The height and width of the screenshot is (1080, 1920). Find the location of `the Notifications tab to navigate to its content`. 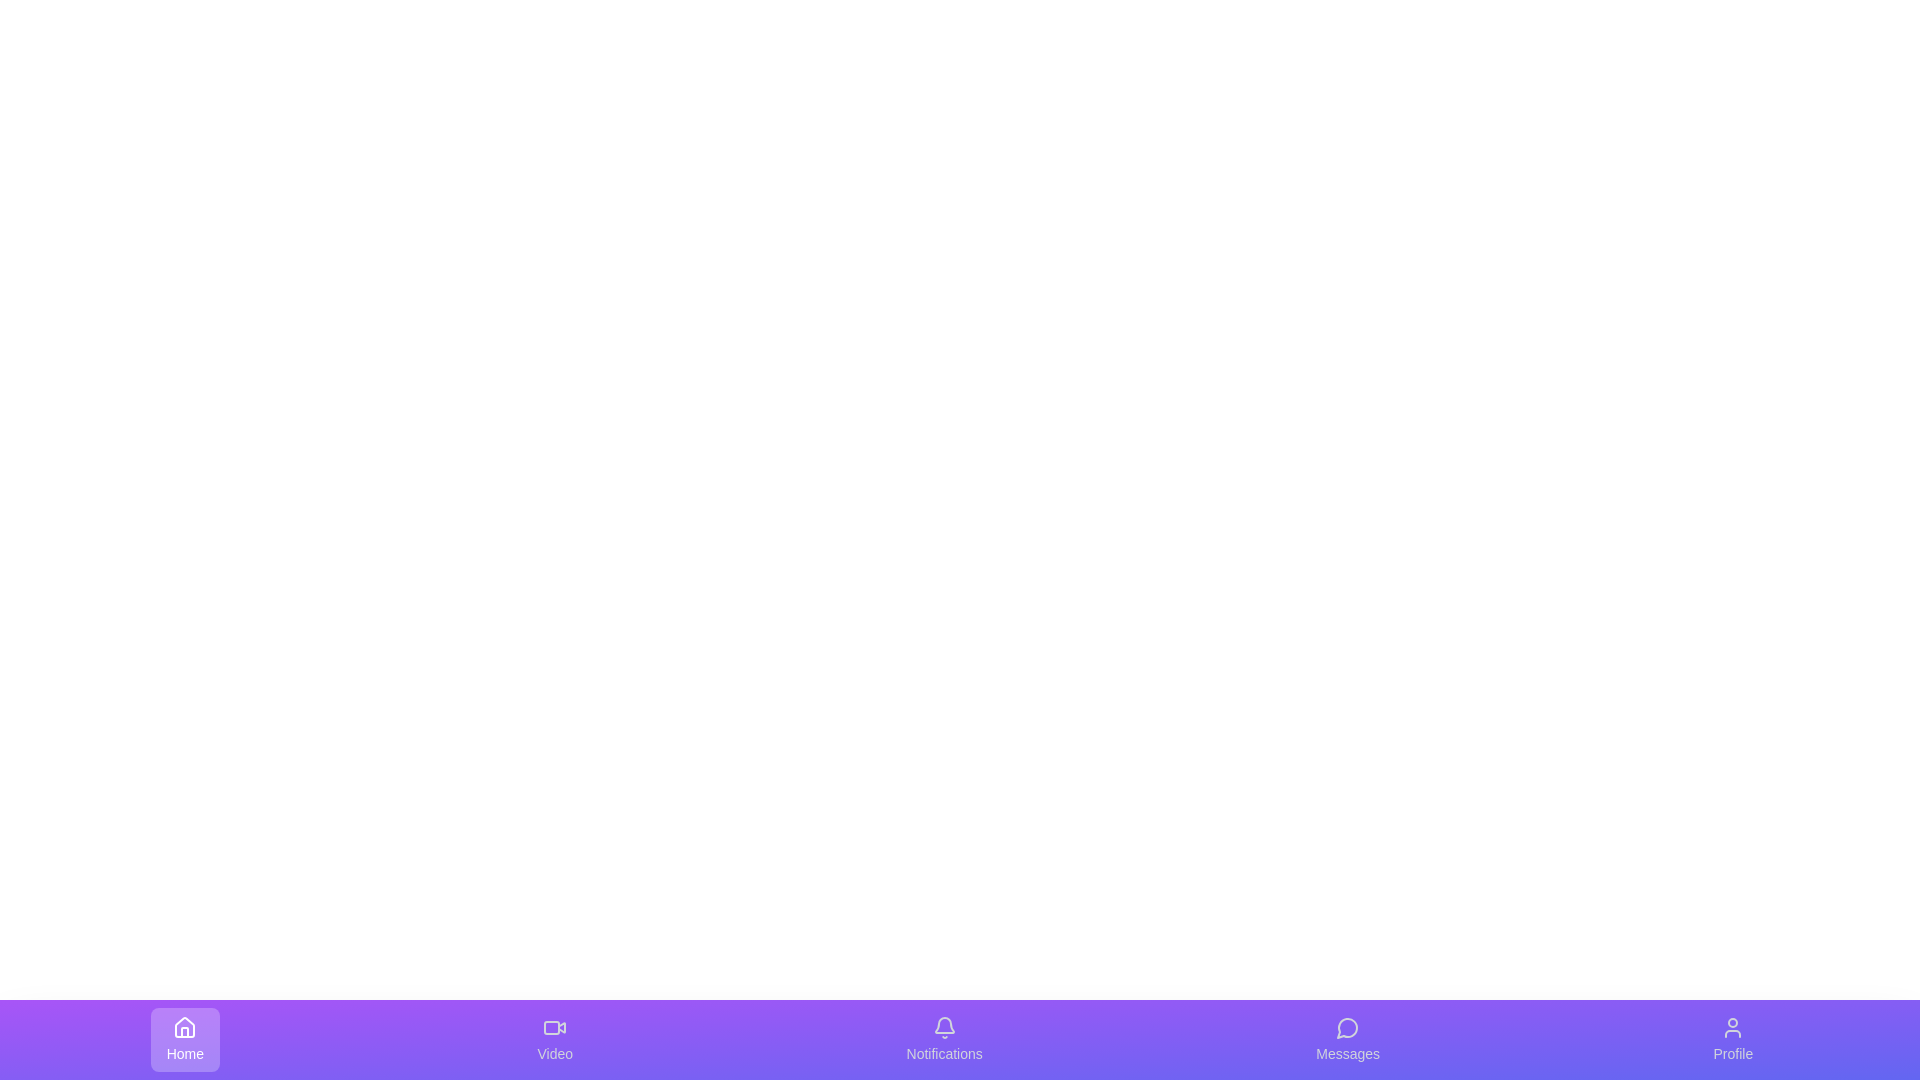

the Notifications tab to navigate to its content is located at coordinates (944, 1039).